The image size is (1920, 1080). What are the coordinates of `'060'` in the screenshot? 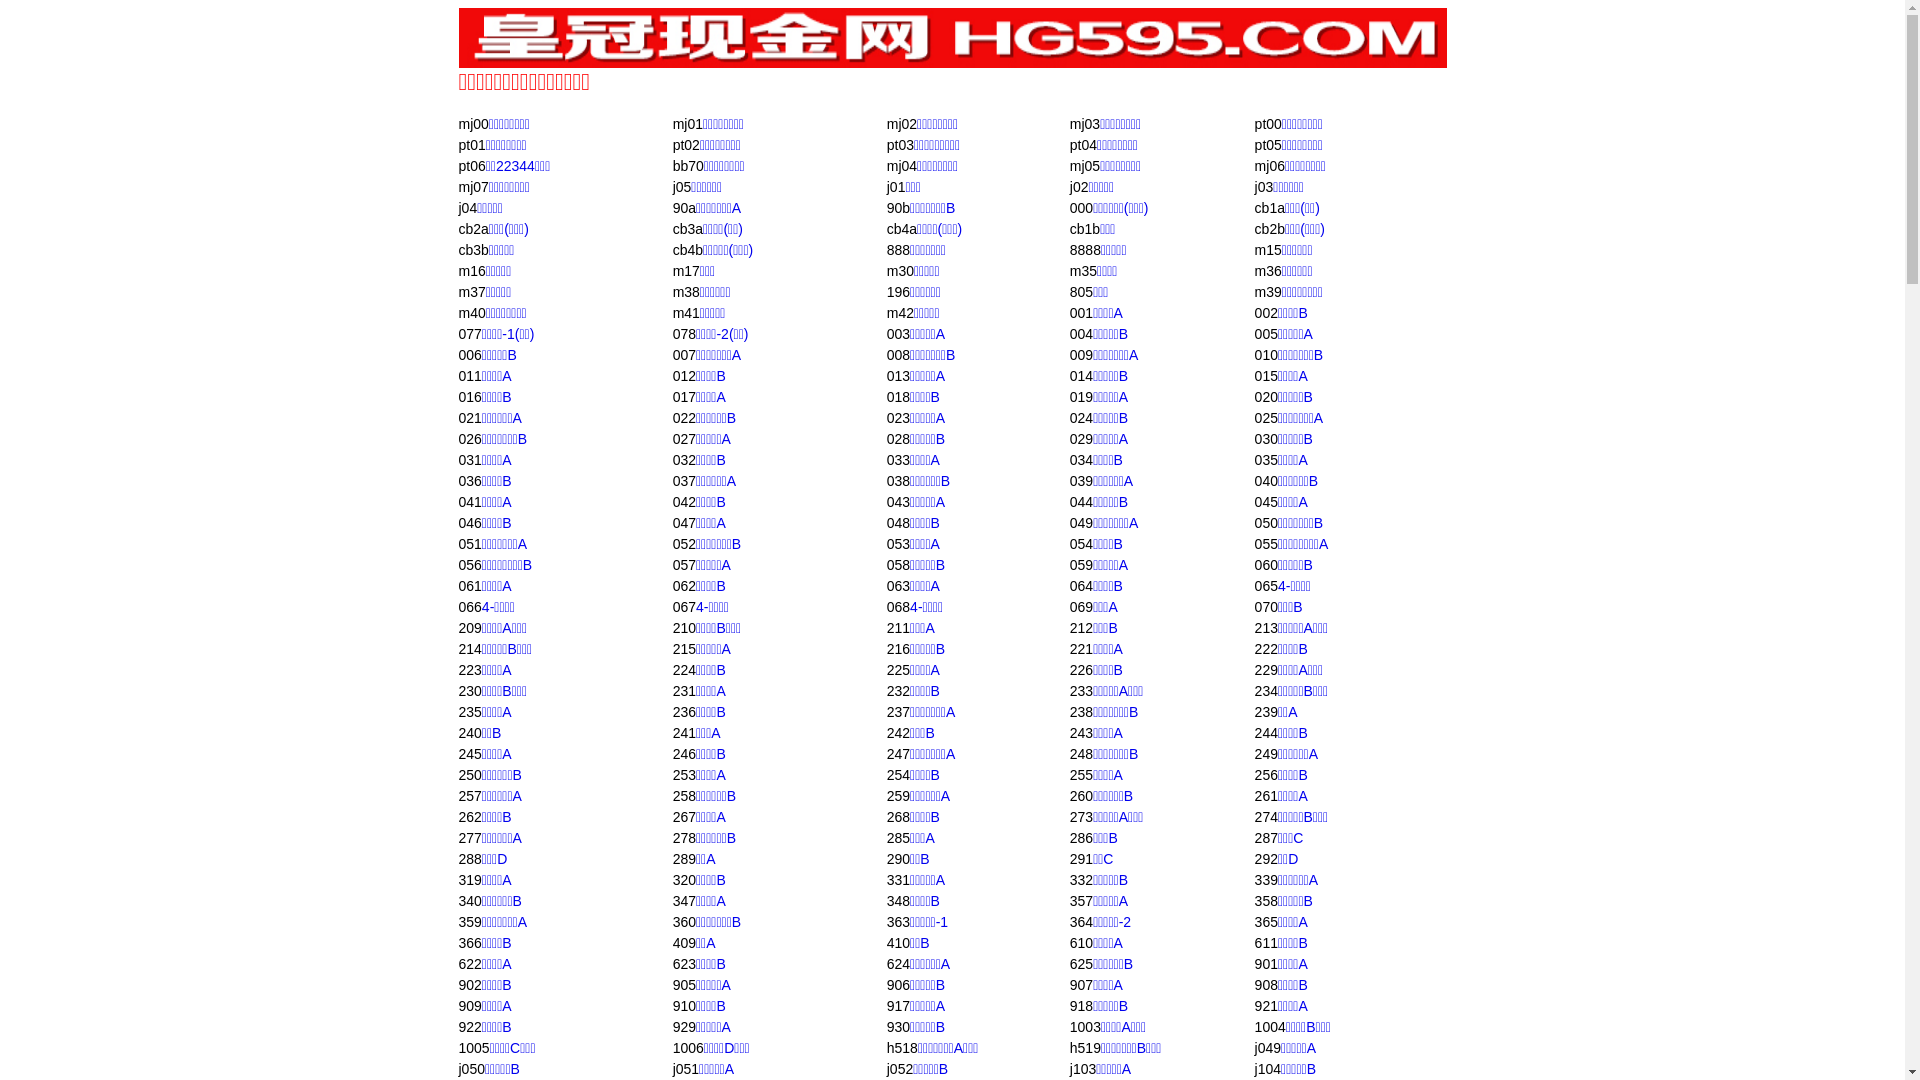 It's located at (1253, 564).